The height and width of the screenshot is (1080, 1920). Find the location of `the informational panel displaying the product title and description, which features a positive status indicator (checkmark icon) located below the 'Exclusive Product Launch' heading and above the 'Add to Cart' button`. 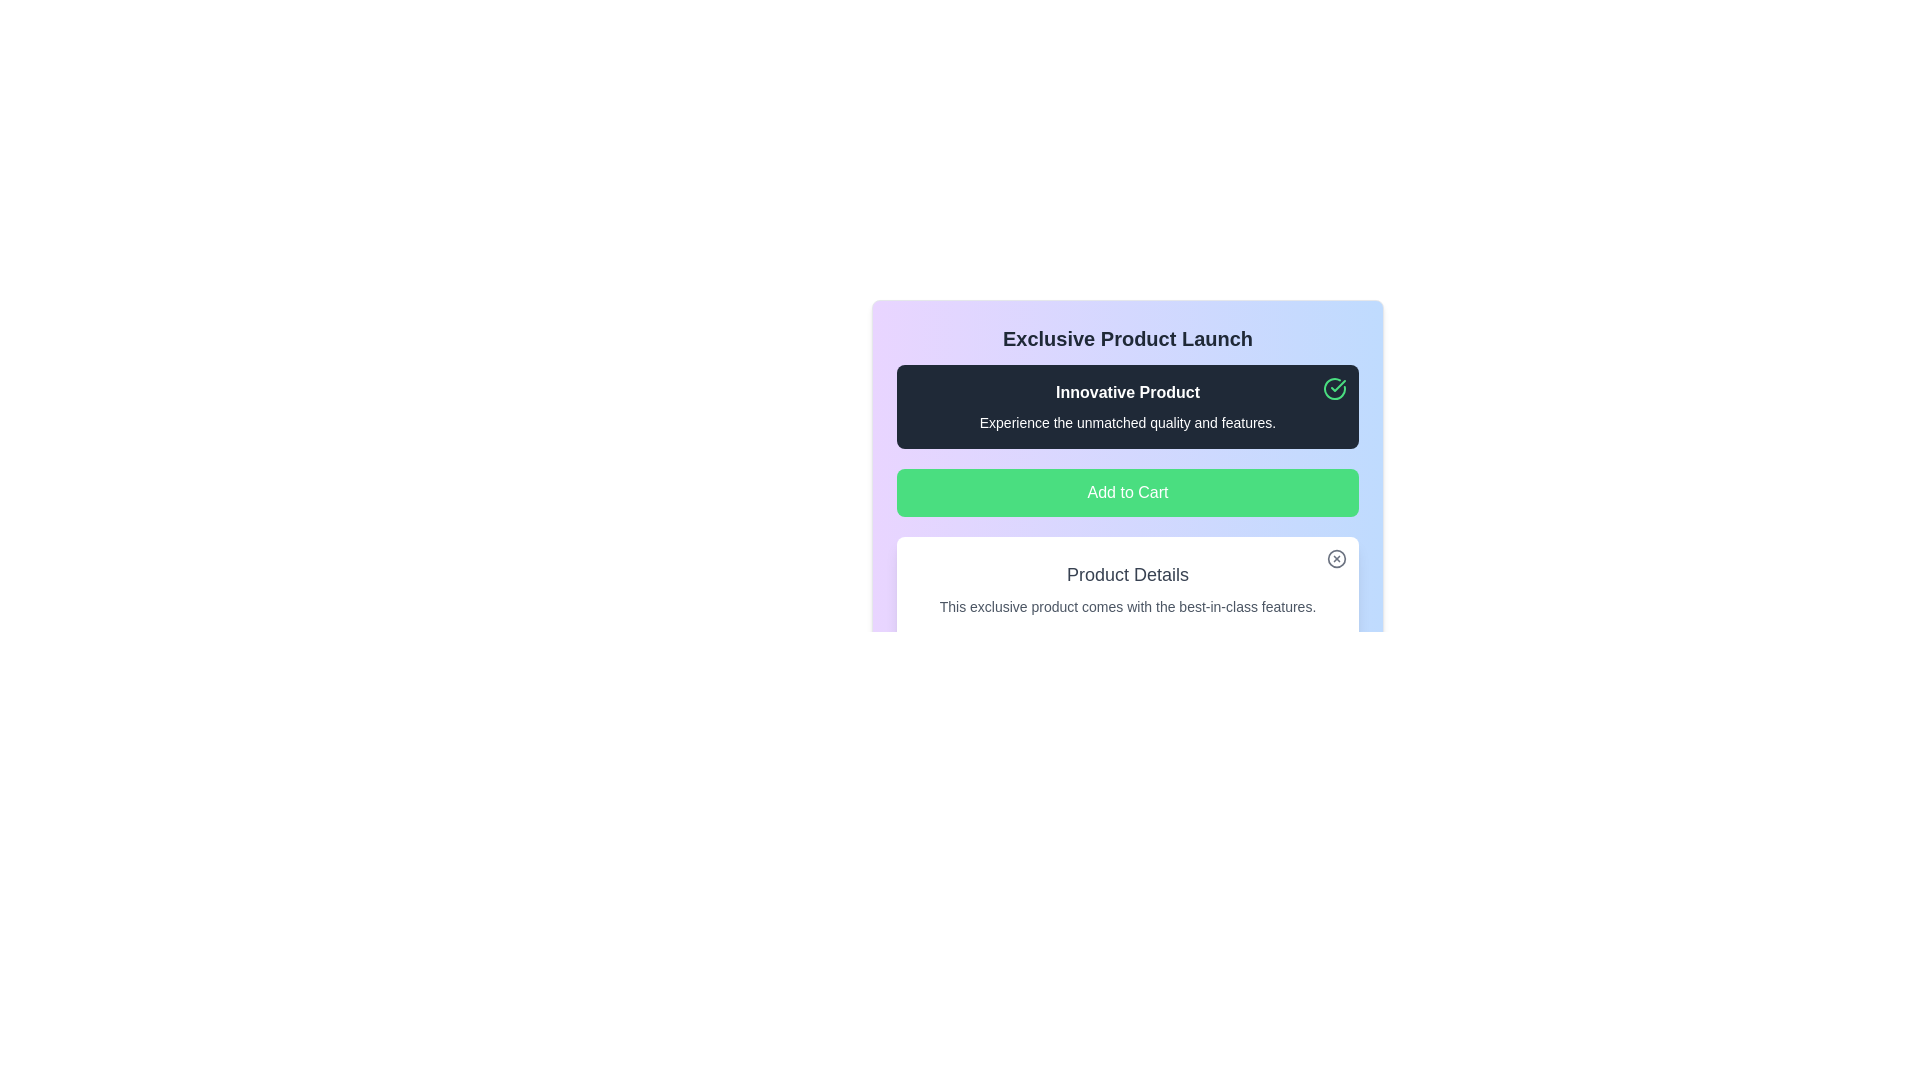

the informational panel displaying the product title and description, which features a positive status indicator (checkmark icon) located below the 'Exclusive Product Launch' heading and above the 'Add to Cart' button is located at coordinates (1128, 406).